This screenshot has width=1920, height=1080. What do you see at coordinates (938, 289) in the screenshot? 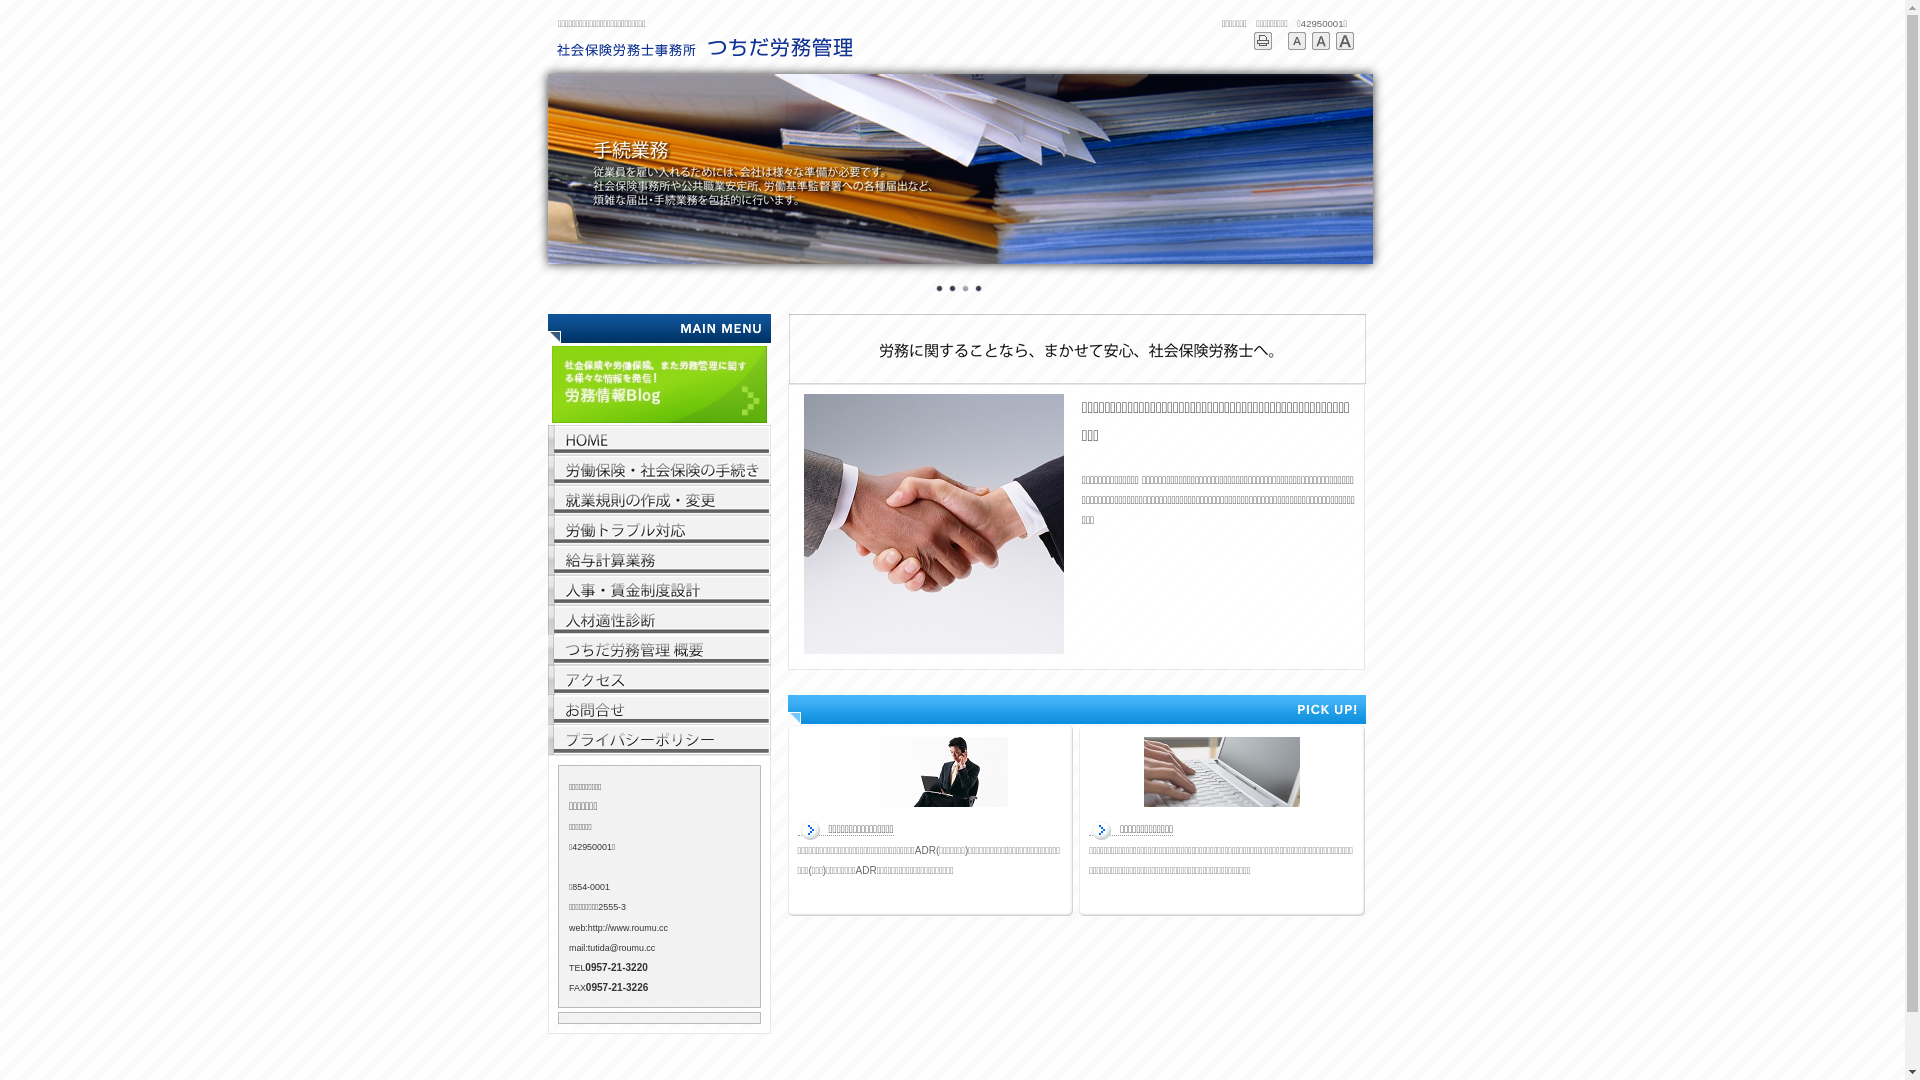
I see `'1'` at bounding box center [938, 289].